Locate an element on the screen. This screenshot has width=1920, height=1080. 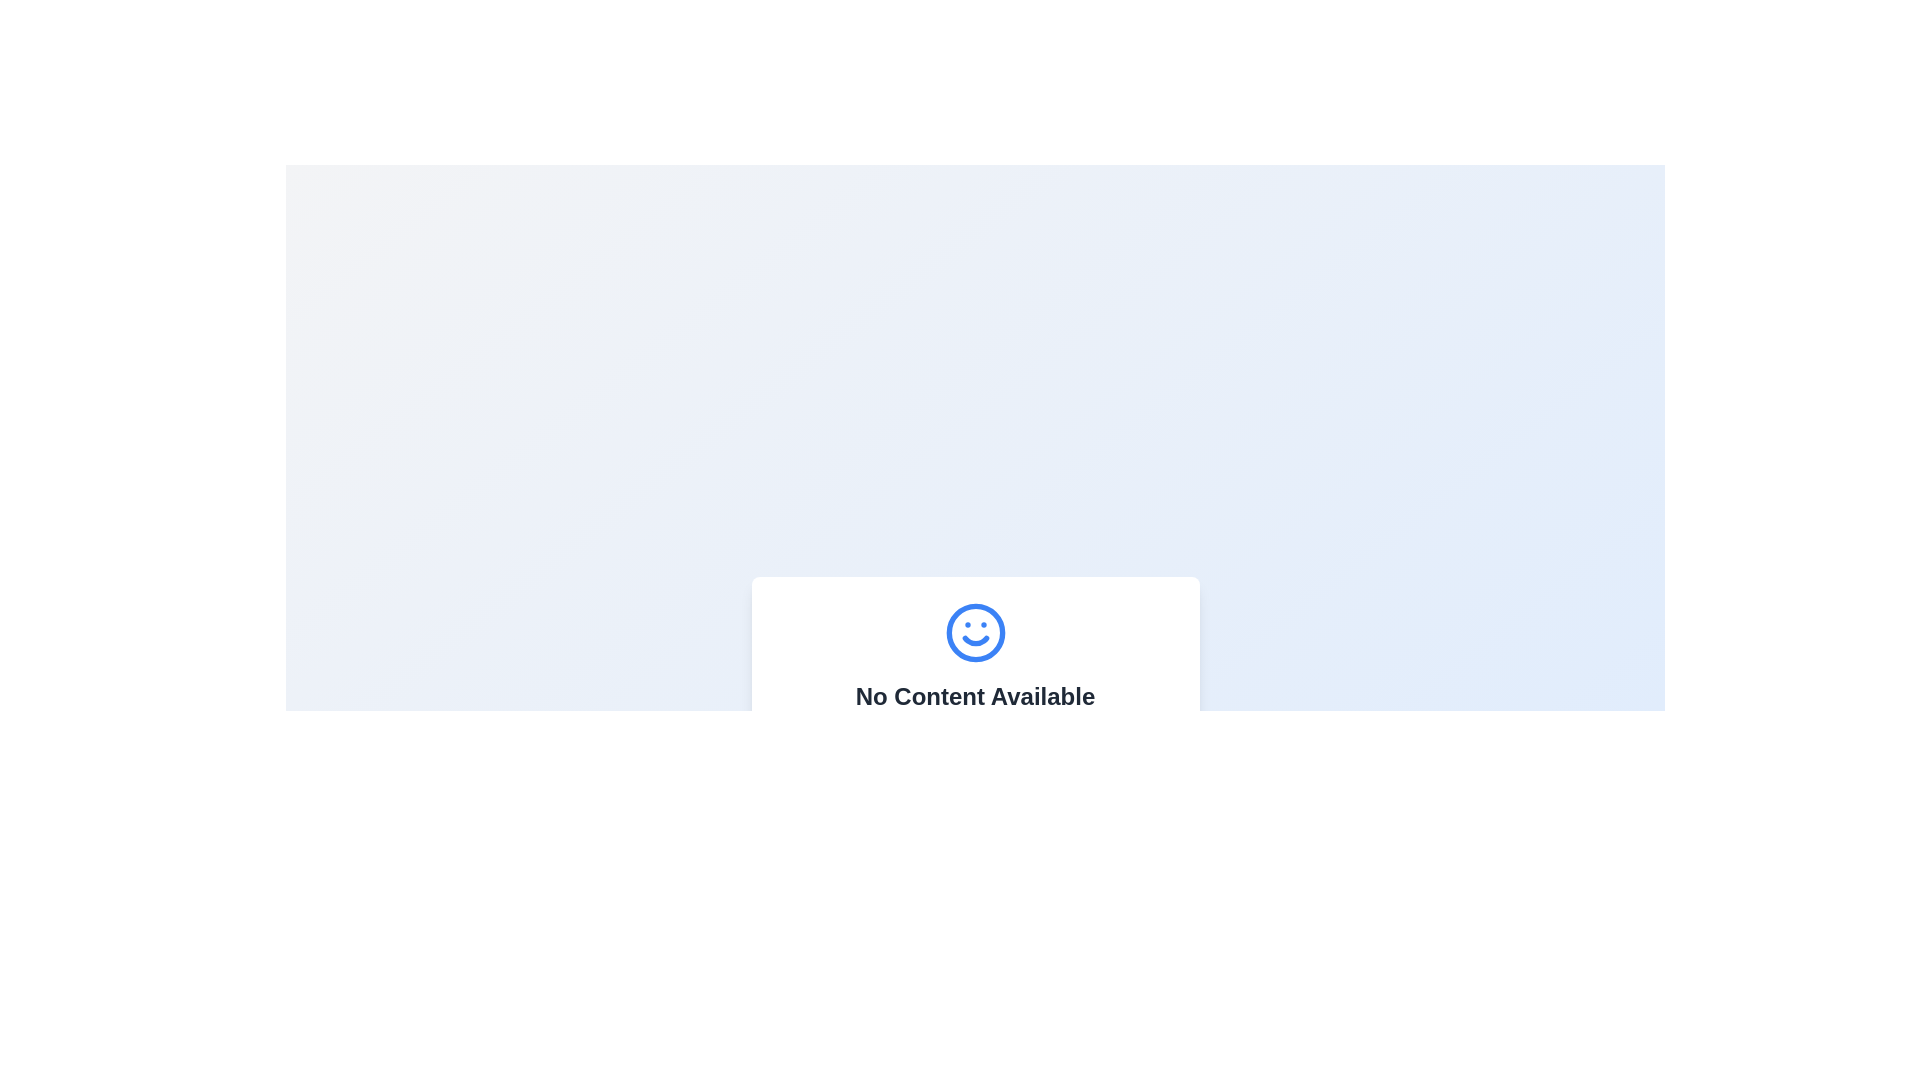
the smiley face icon with a blue color and circular border, which is centrally placed at the top section of the white box above the heading 'No Content Available' is located at coordinates (975, 632).